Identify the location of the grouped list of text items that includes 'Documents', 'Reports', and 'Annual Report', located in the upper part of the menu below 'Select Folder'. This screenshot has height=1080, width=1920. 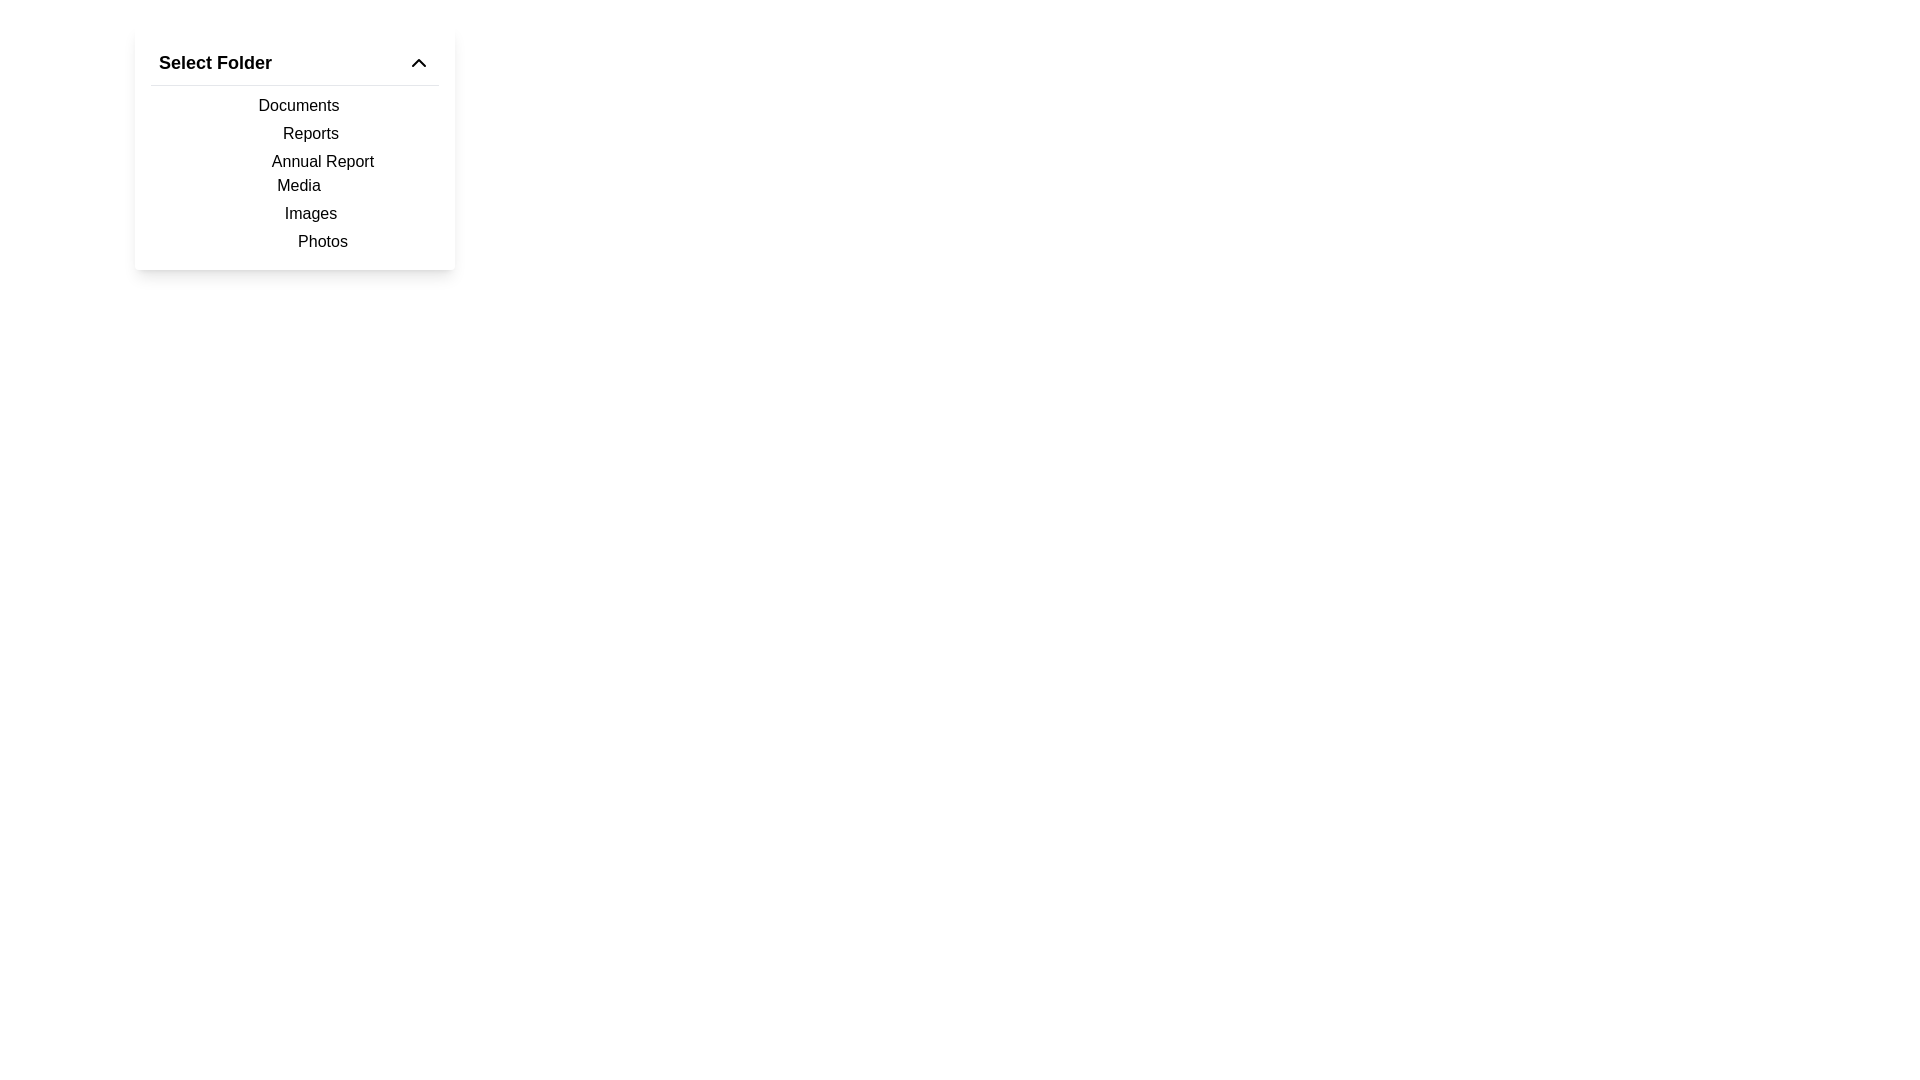
(293, 134).